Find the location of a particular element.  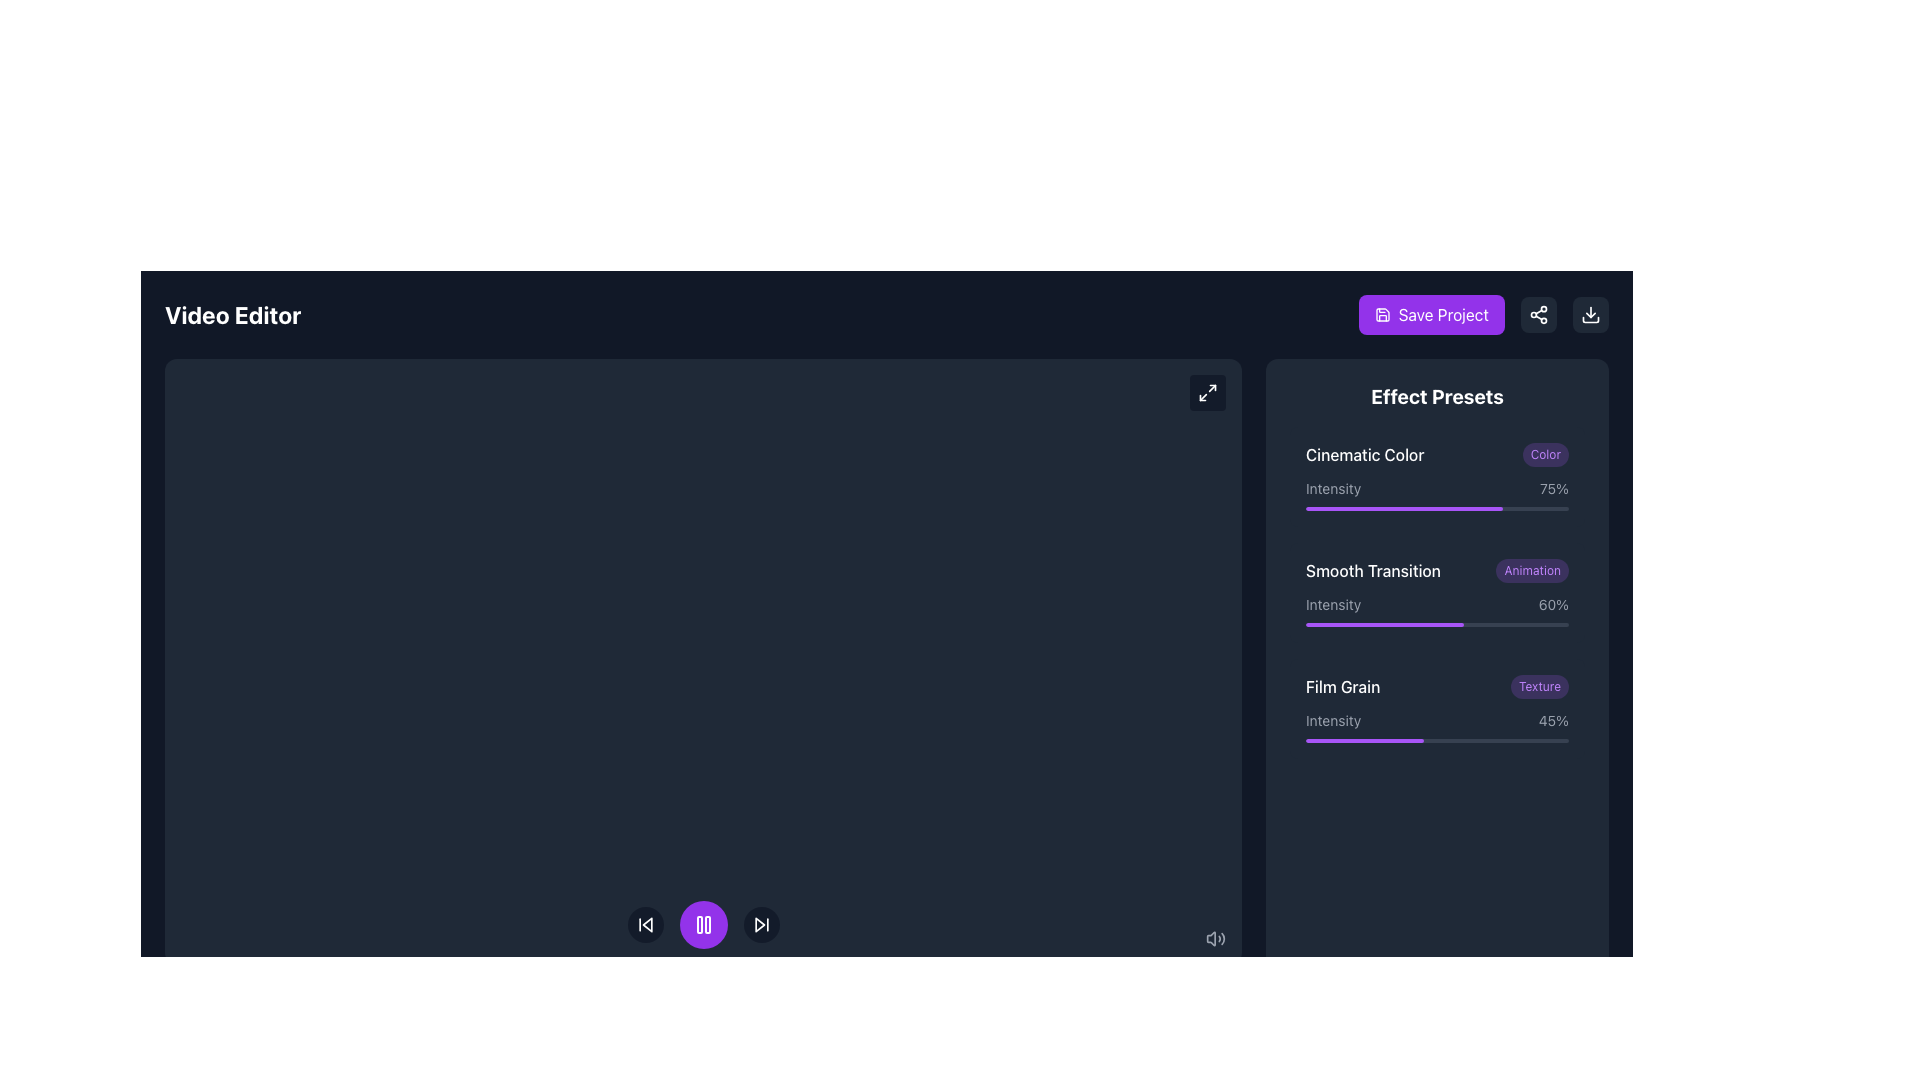

the static text label displaying the intensity value of the 'Smooth Transition' effect, located to the far right under the 'Smooth Transition' effect preset section is located at coordinates (1552, 604).